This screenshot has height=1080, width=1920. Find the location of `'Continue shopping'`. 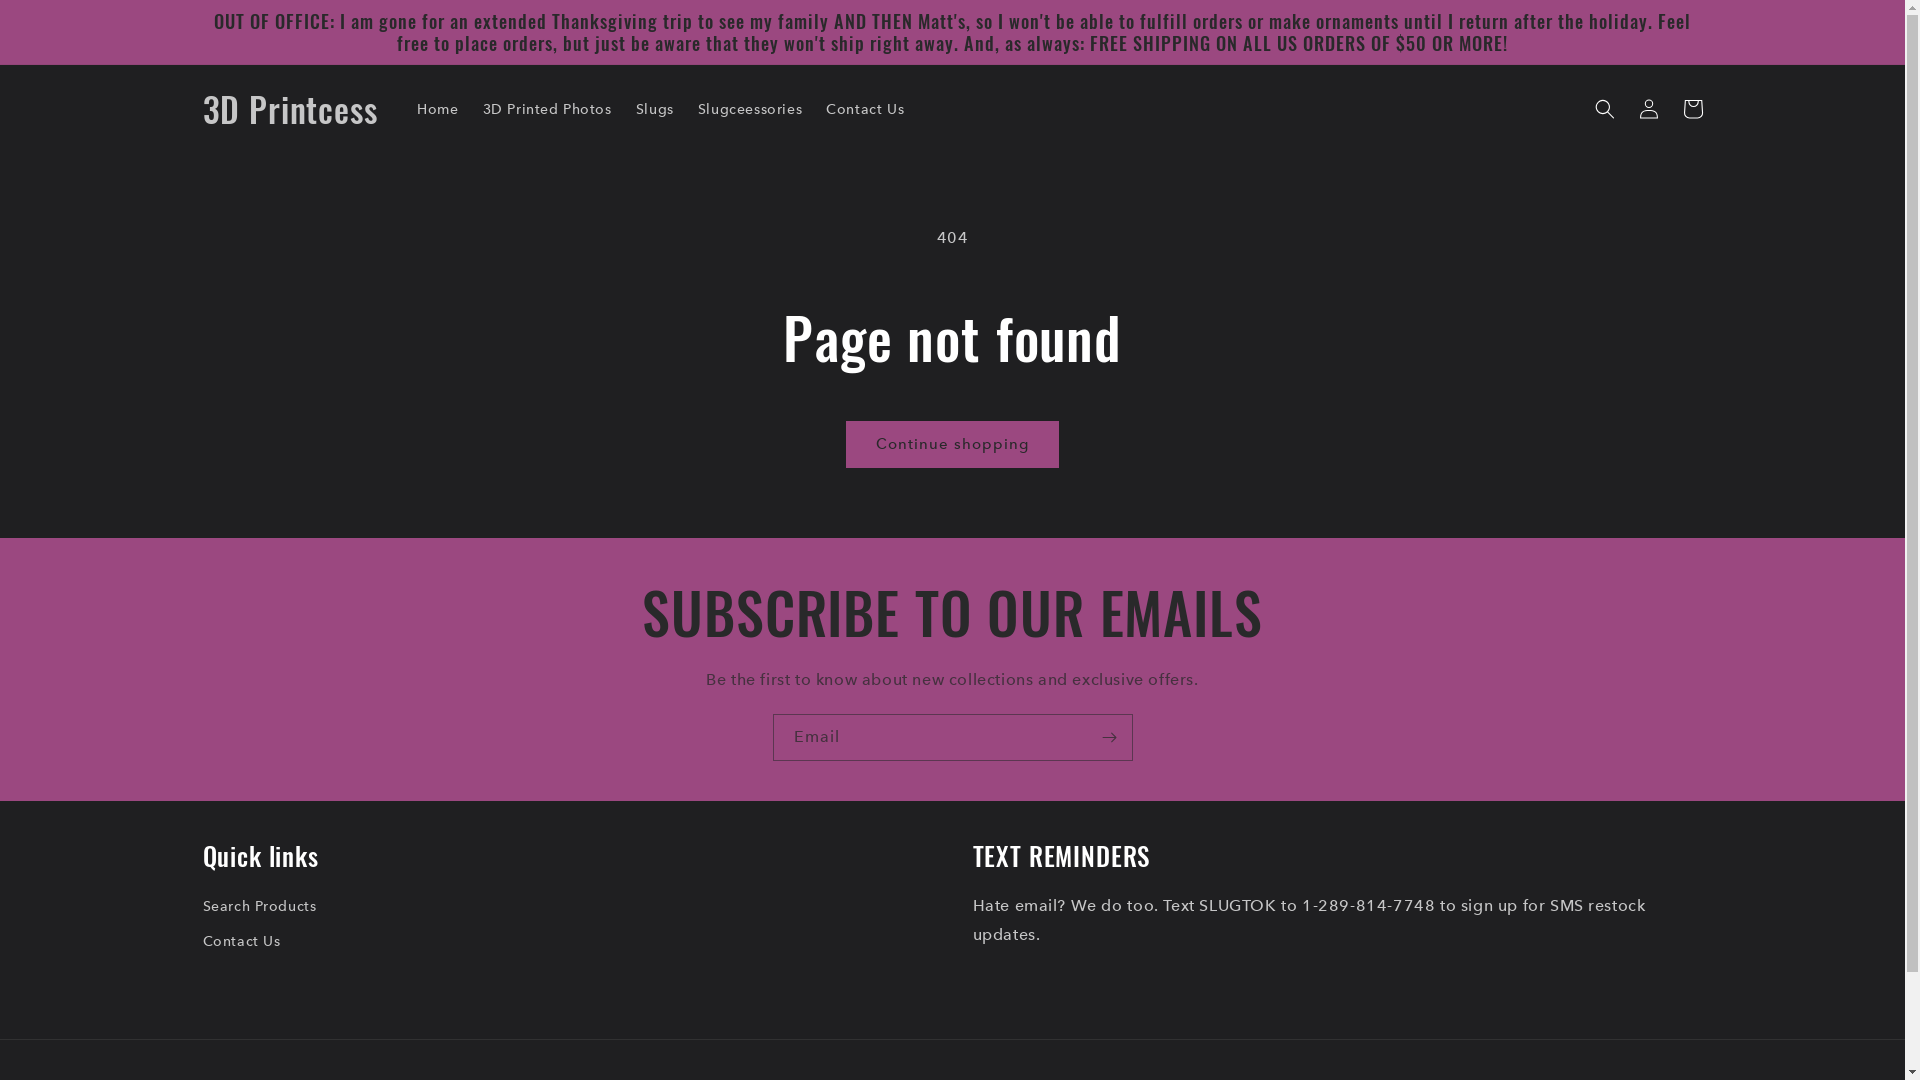

'Continue shopping' is located at coordinates (951, 443).